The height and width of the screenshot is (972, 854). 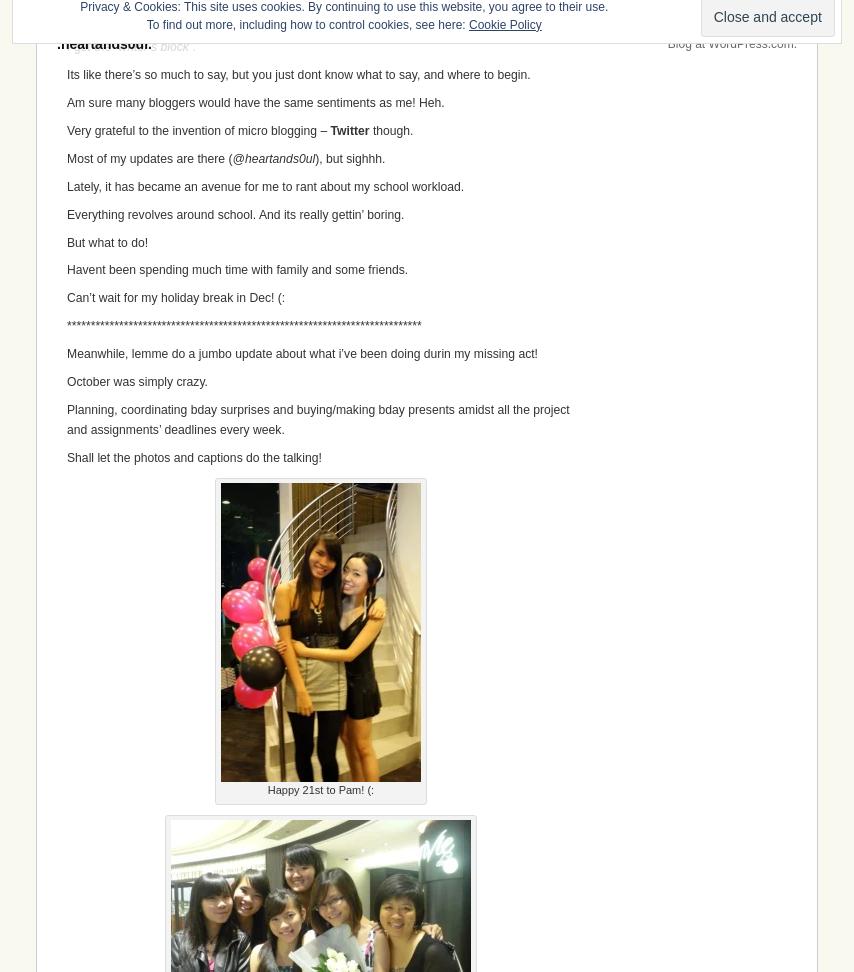 I want to click on 'Shall let the photos and captions do the talking!', so click(x=193, y=456).